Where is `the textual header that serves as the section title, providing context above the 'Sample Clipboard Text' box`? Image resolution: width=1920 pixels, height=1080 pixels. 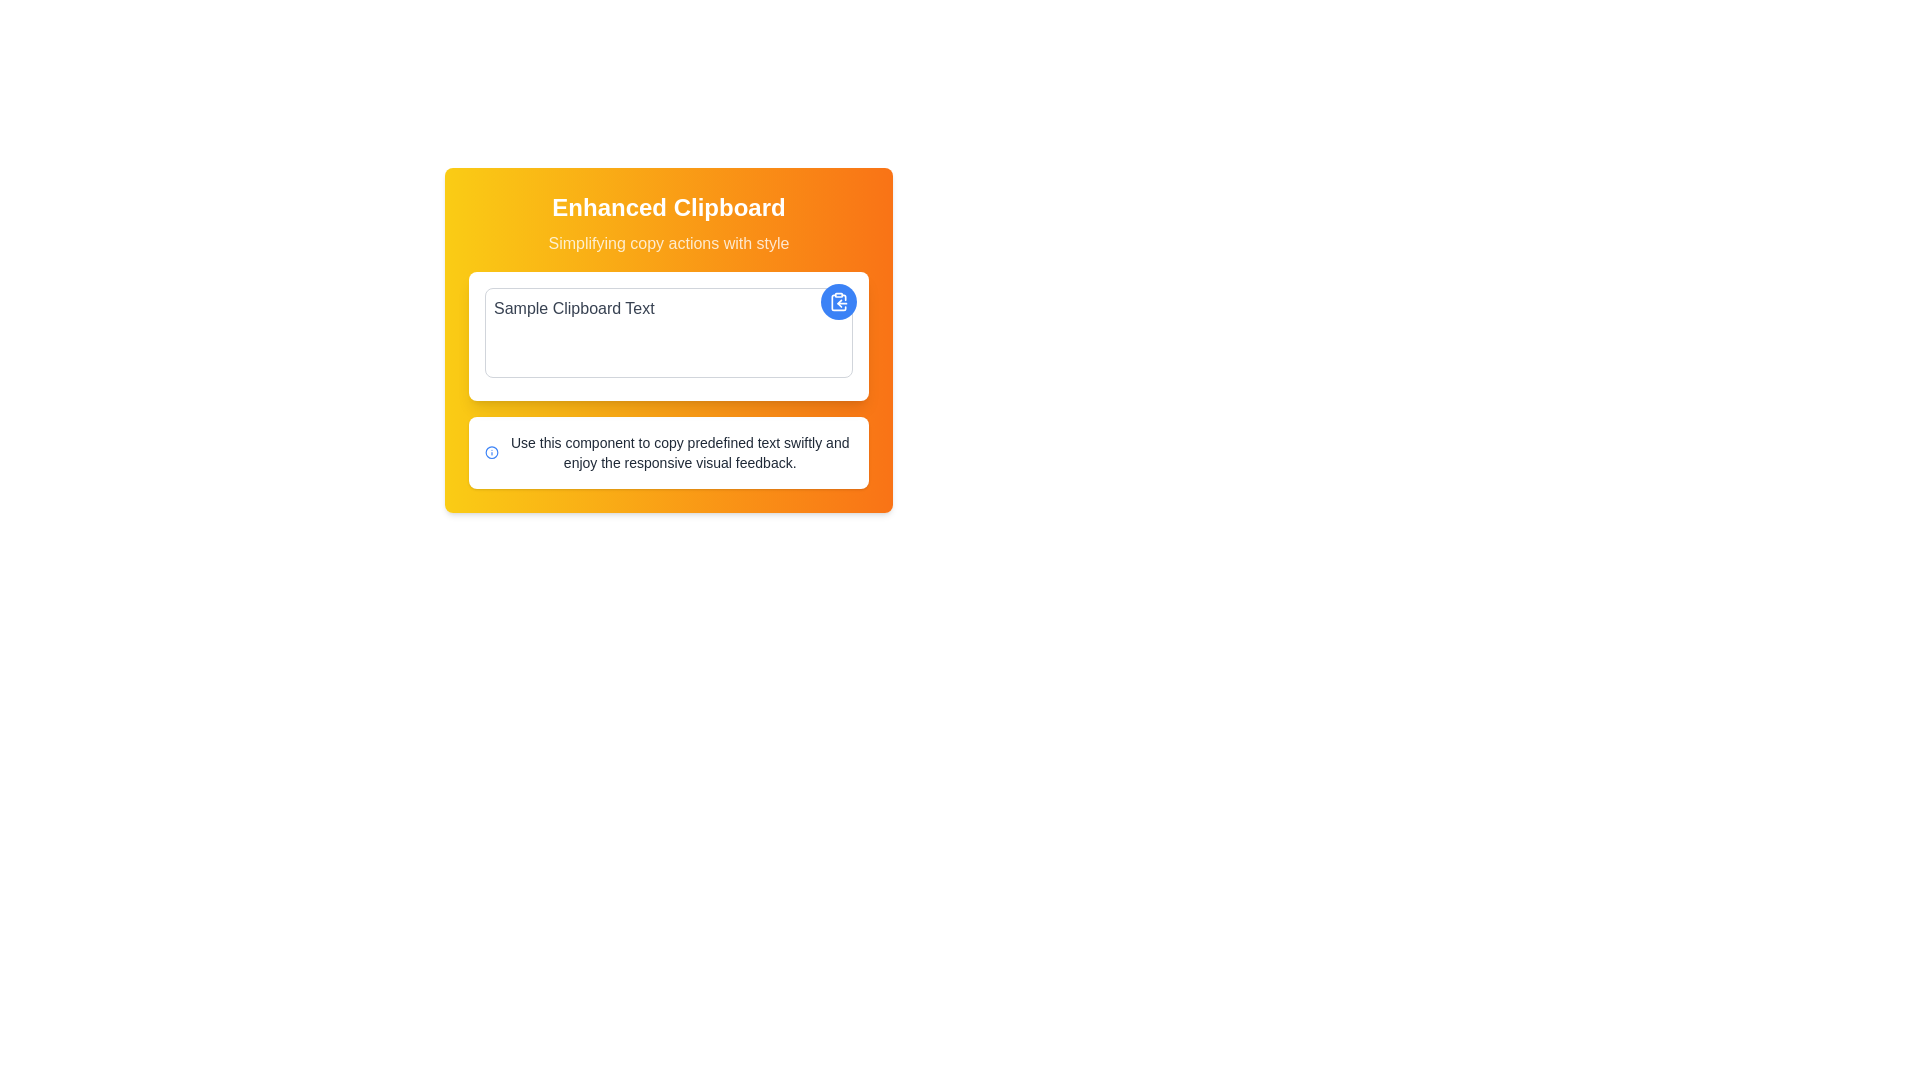 the textual header that serves as the section title, providing context above the 'Sample Clipboard Text' box is located at coordinates (668, 223).